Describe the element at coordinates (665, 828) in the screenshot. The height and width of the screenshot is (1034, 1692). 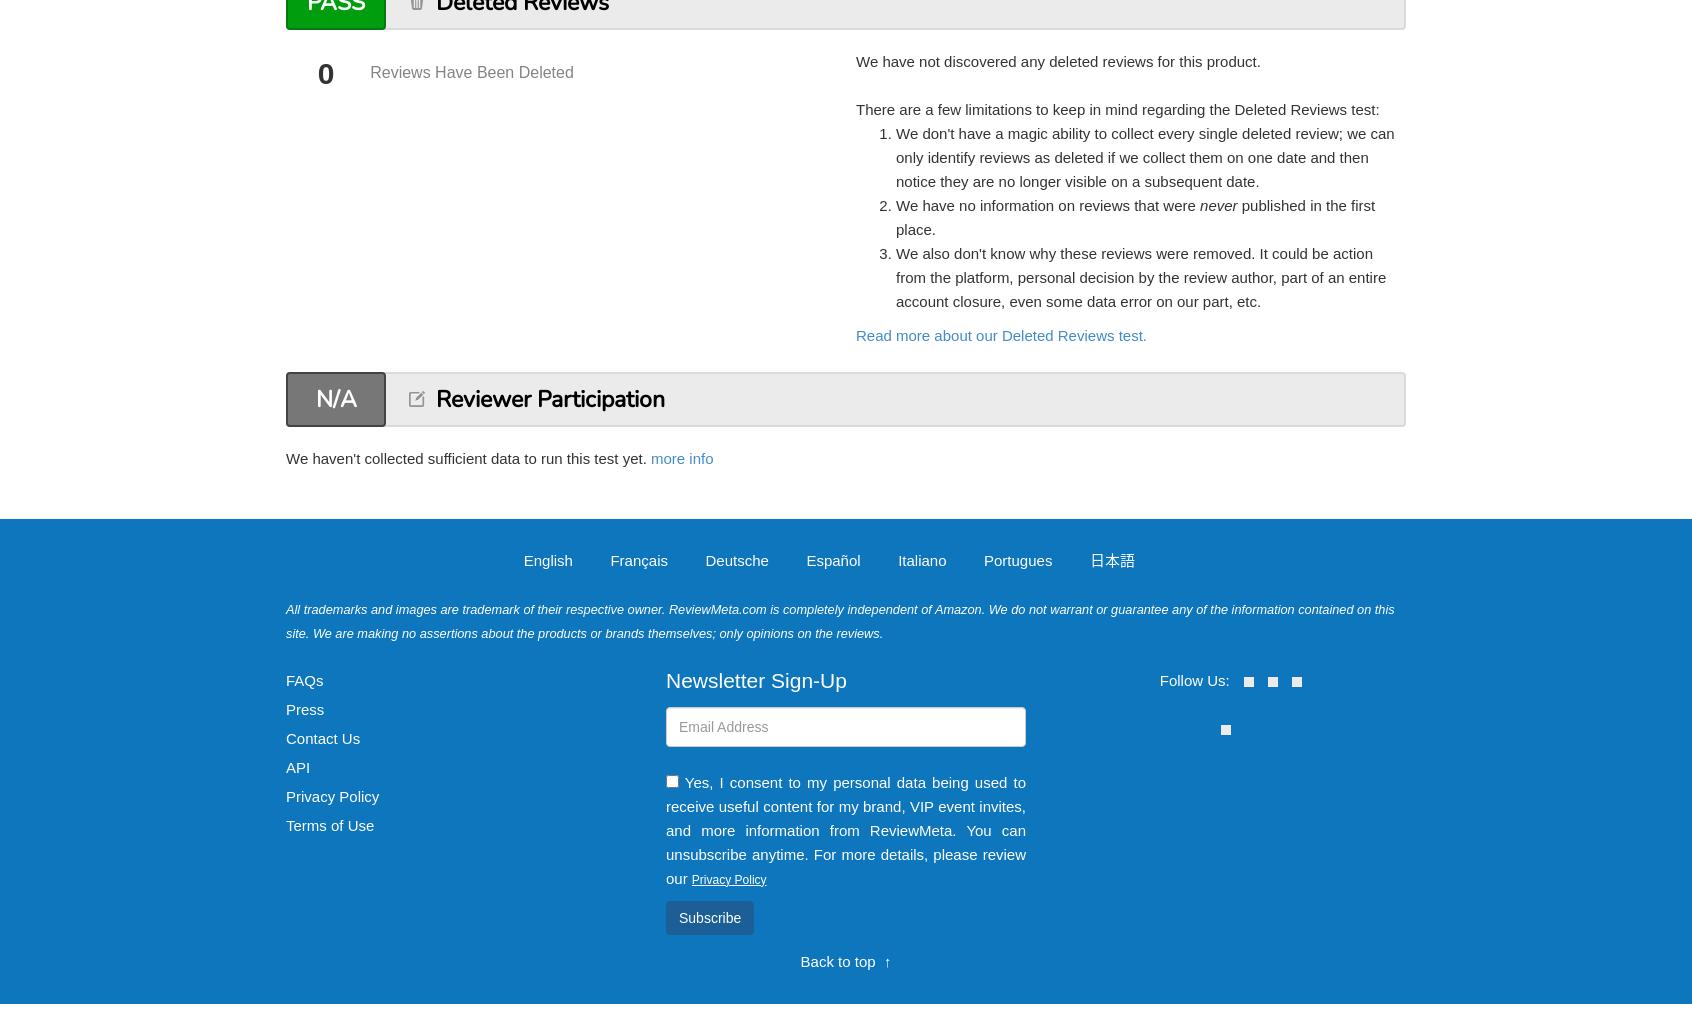
I see `'Yes, I consent to my personal data being used to receive useful content for my brand, 
                                         VIP event invites, and more information from ReviewMeta.
                                         You can unsubscribe anytime. For more details, please review our'` at that location.